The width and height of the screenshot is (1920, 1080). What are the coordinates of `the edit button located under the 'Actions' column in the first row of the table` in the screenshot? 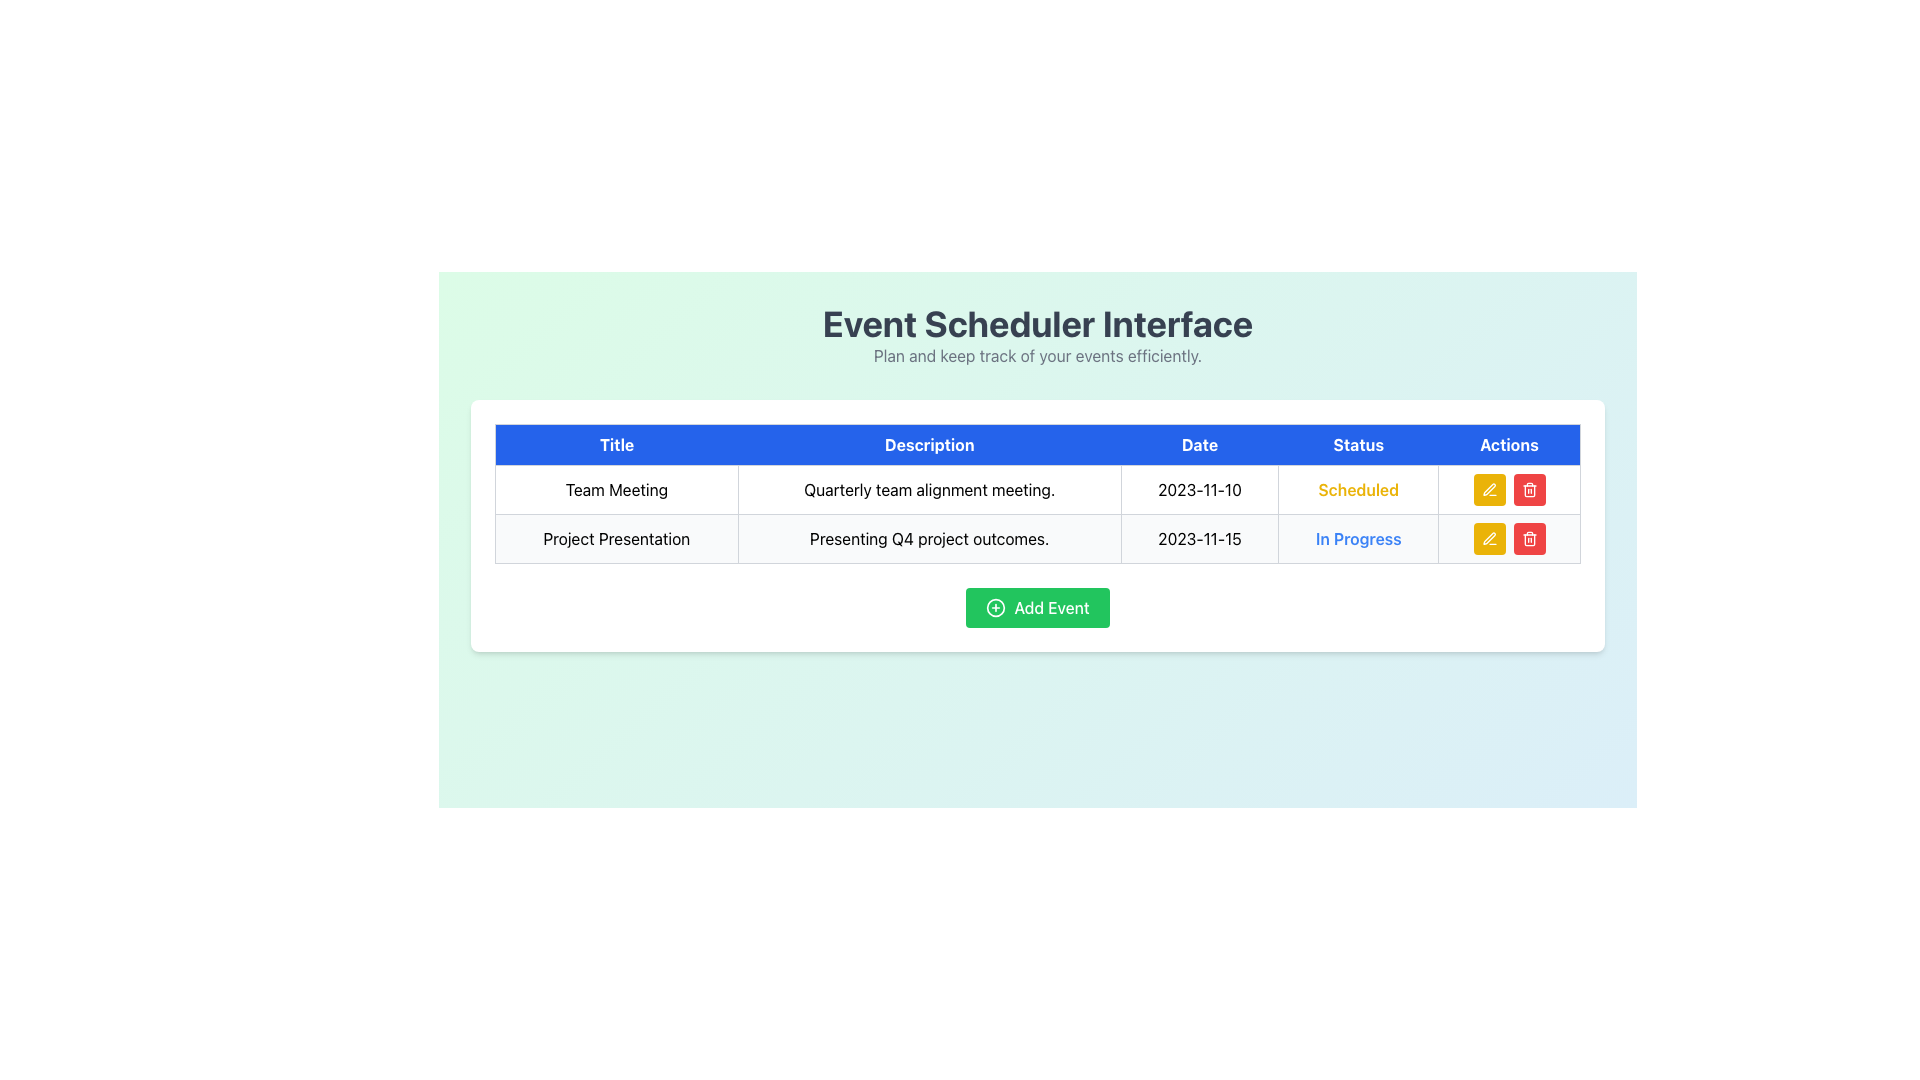 It's located at (1489, 538).